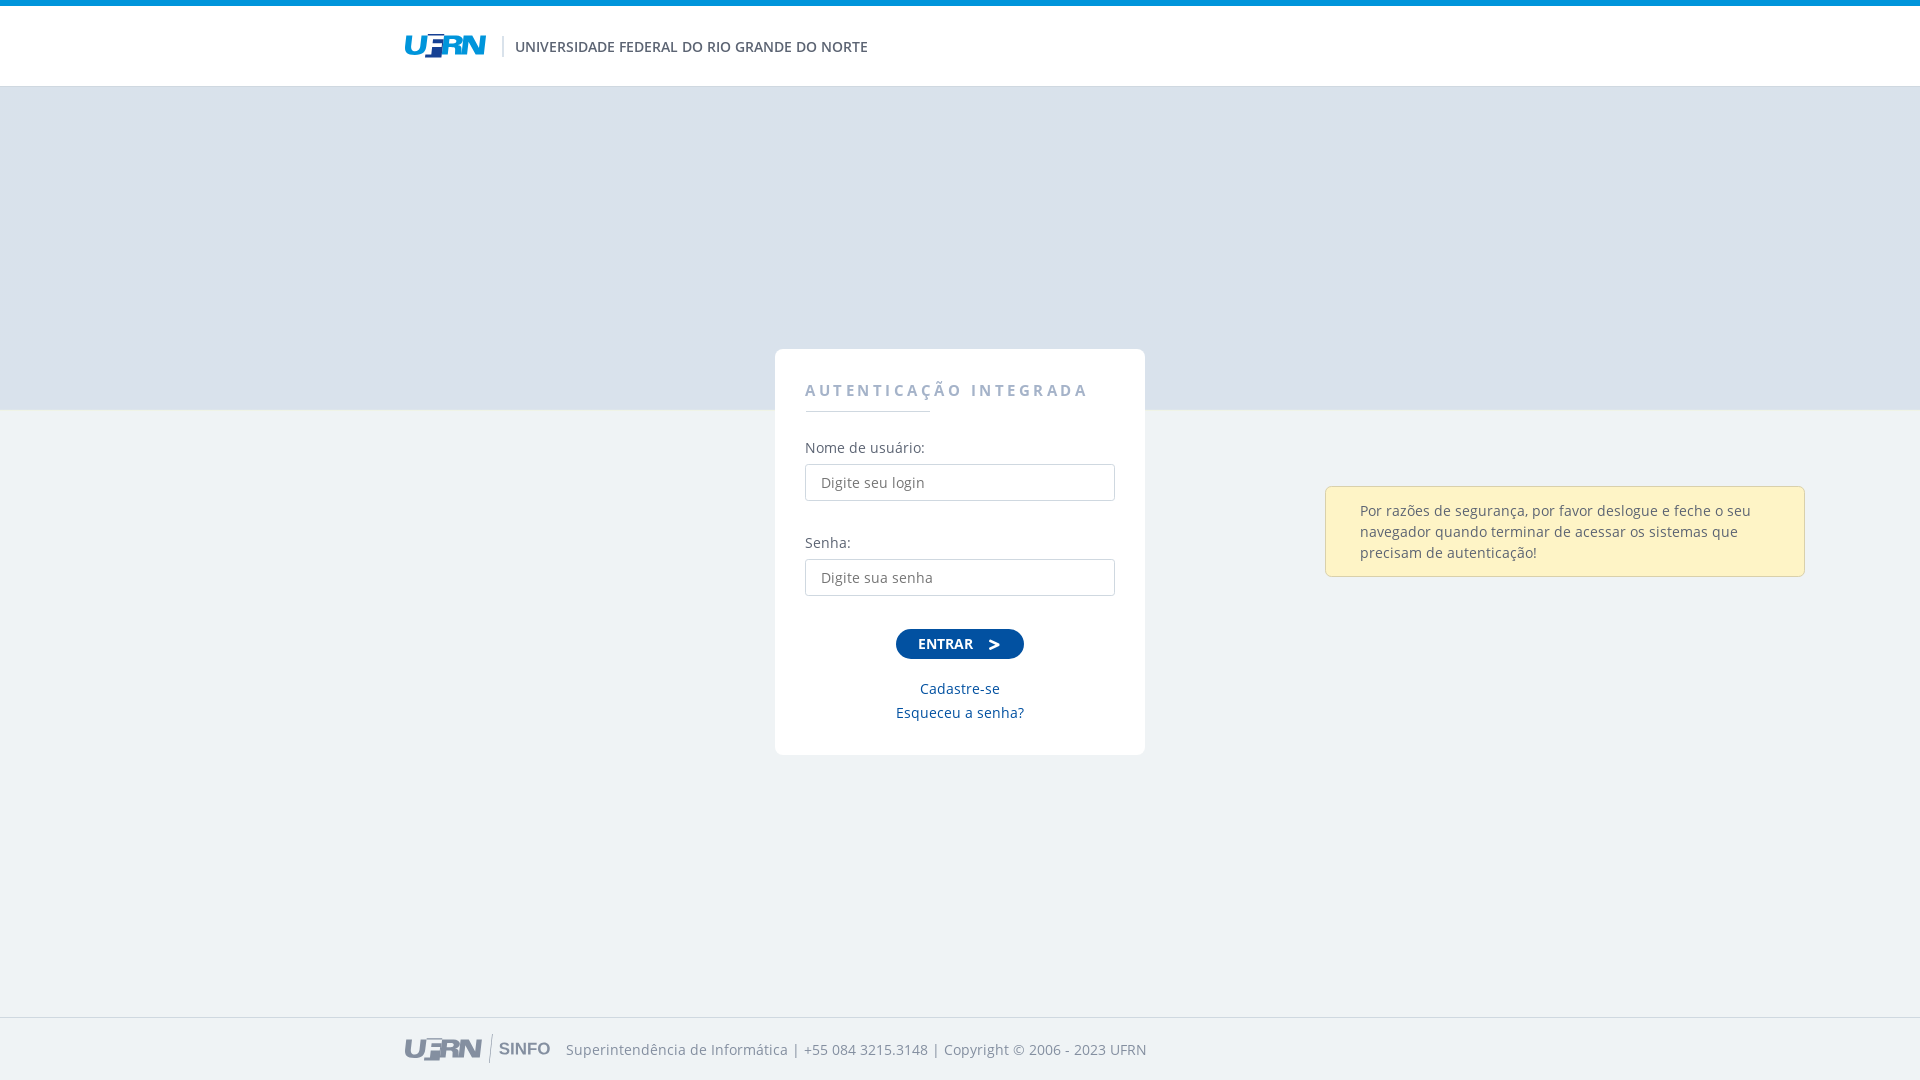 This screenshot has width=1920, height=1080. Describe the element at coordinates (476, 1048) in the screenshot. I see `'Ir para o site da SINFO'` at that location.